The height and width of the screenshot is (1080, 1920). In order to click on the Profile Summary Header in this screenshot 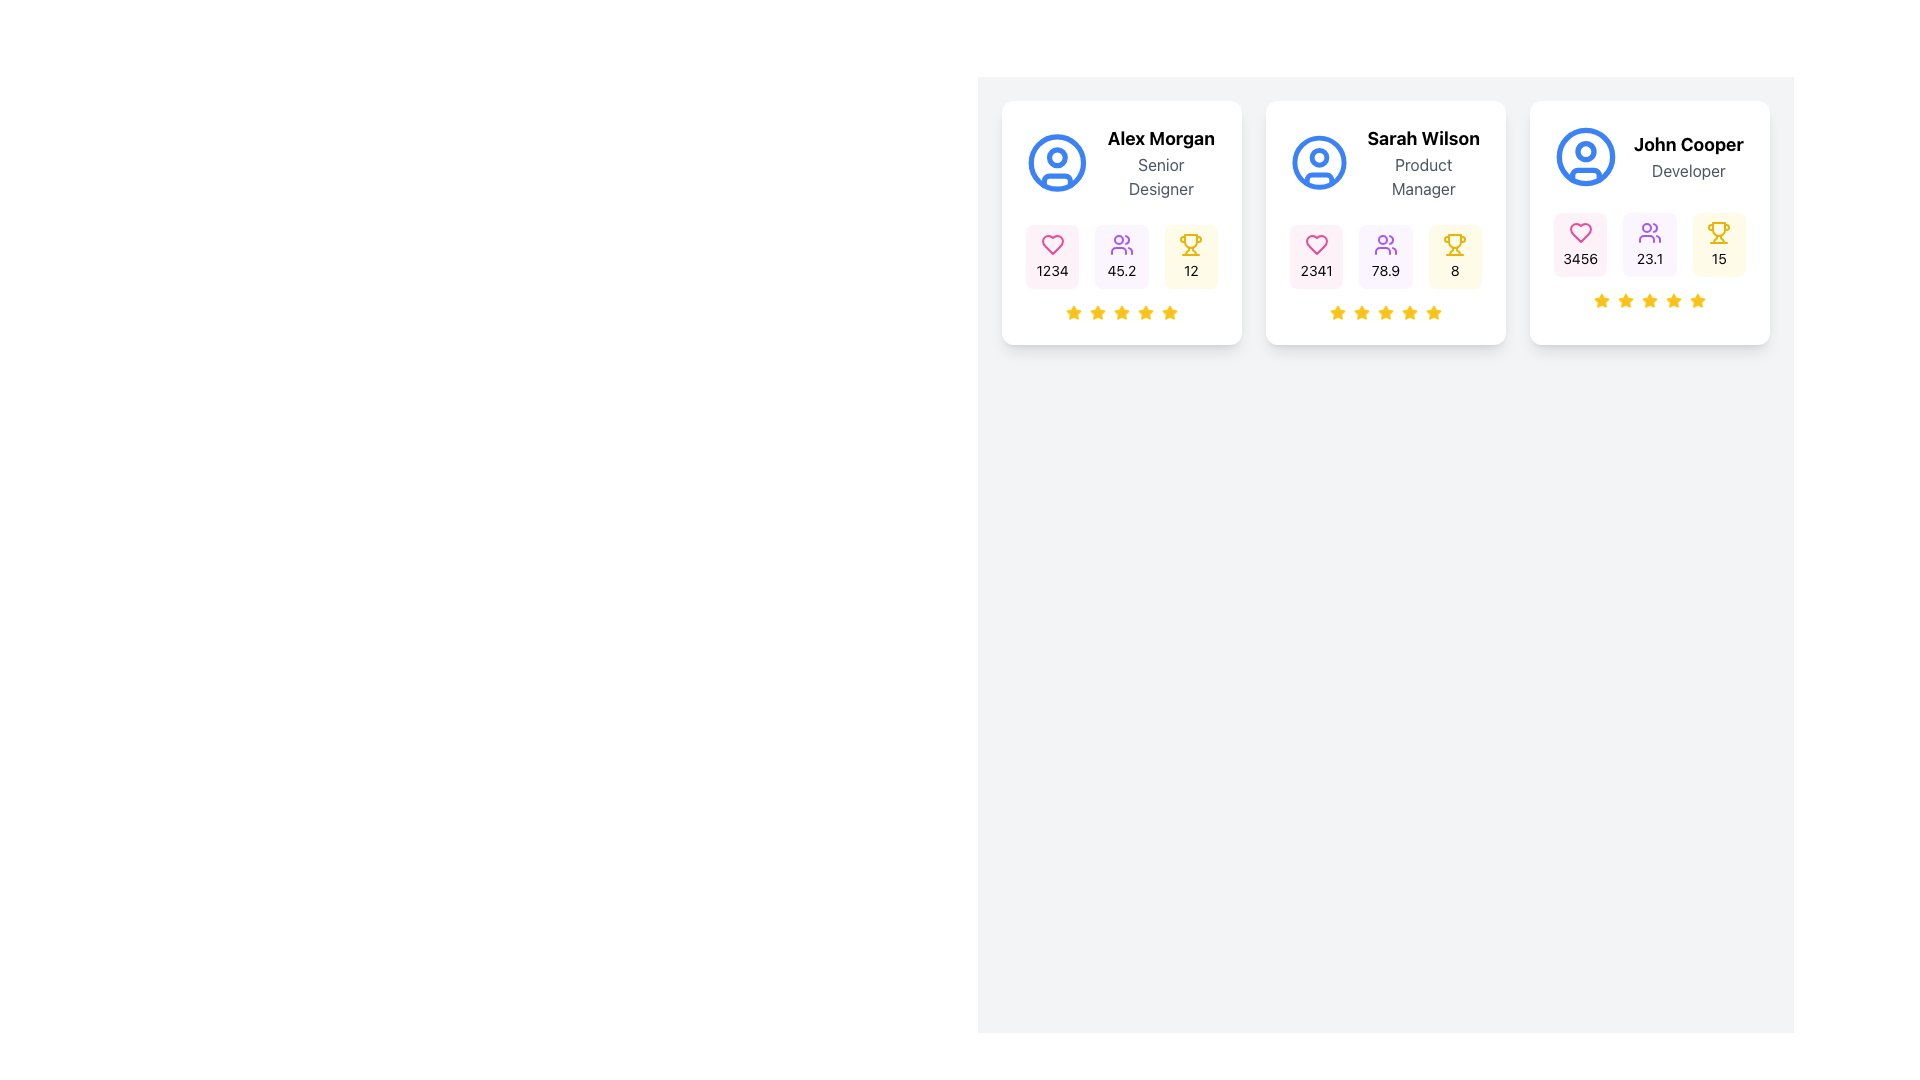, I will do `click(1650, 156)`.